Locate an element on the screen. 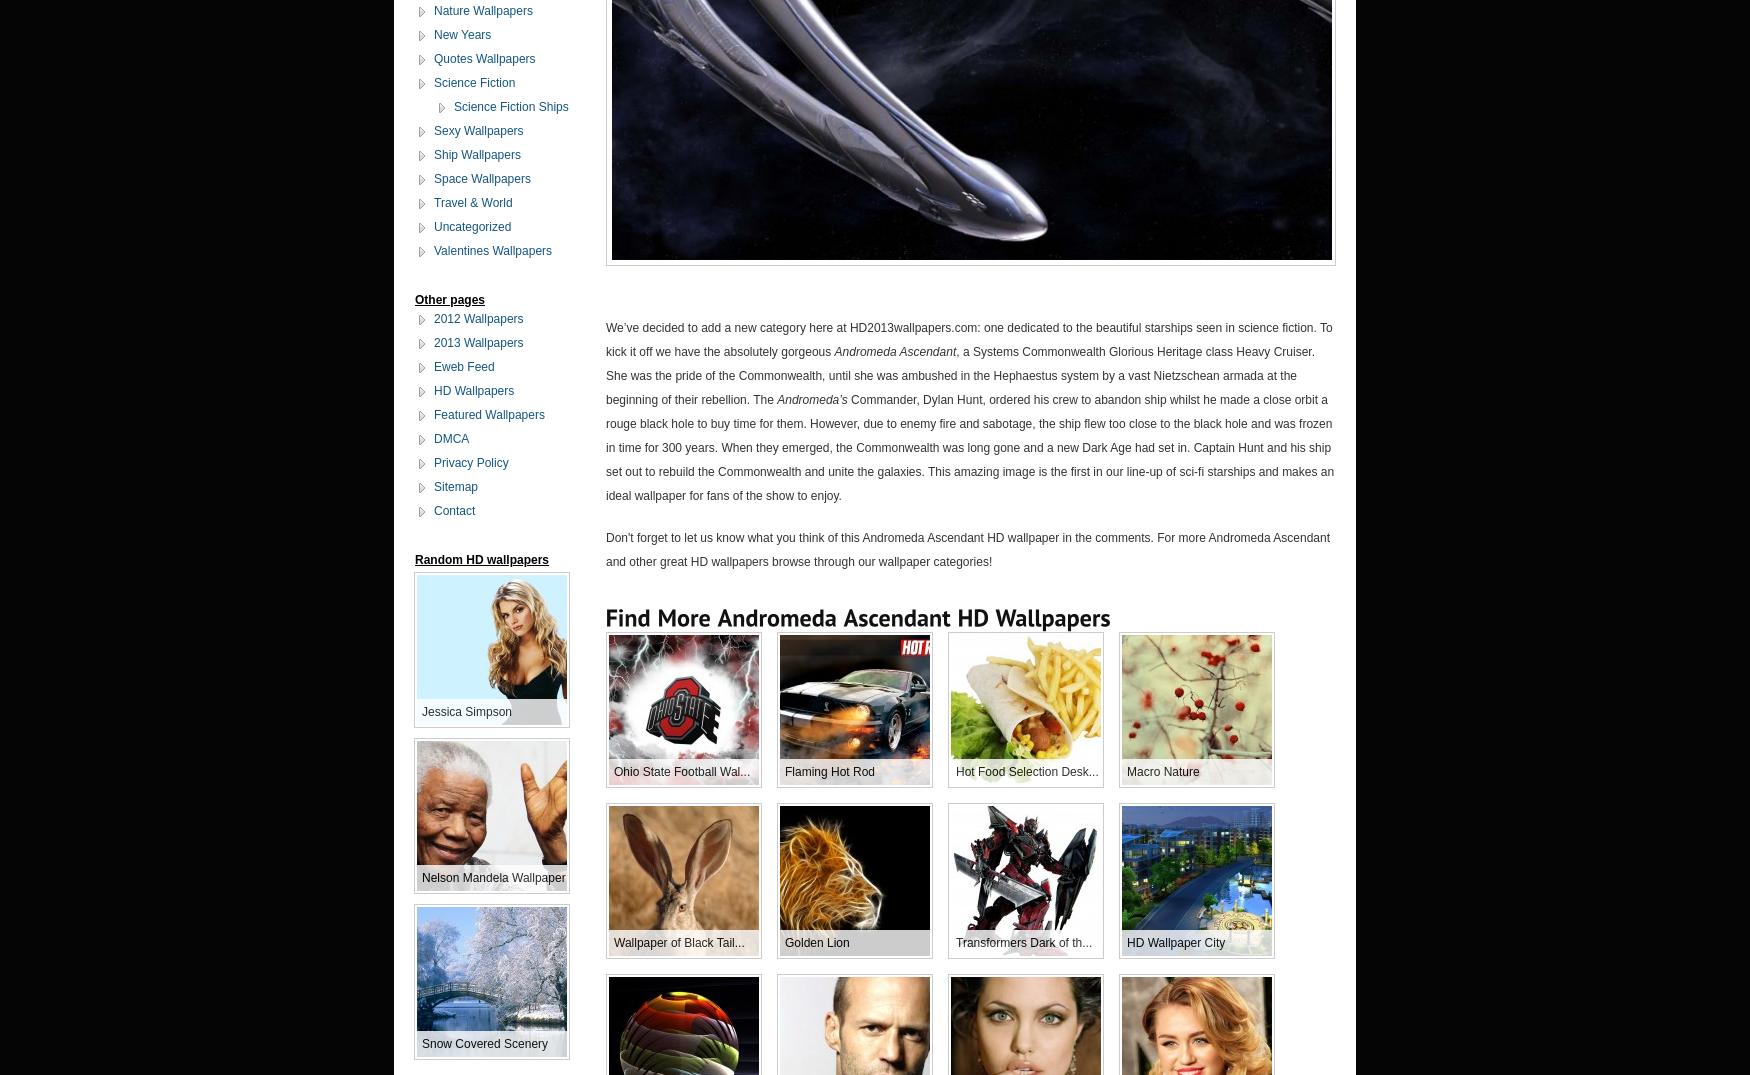  'Valentines Wallpapers' is located at coordinates (492, 251).